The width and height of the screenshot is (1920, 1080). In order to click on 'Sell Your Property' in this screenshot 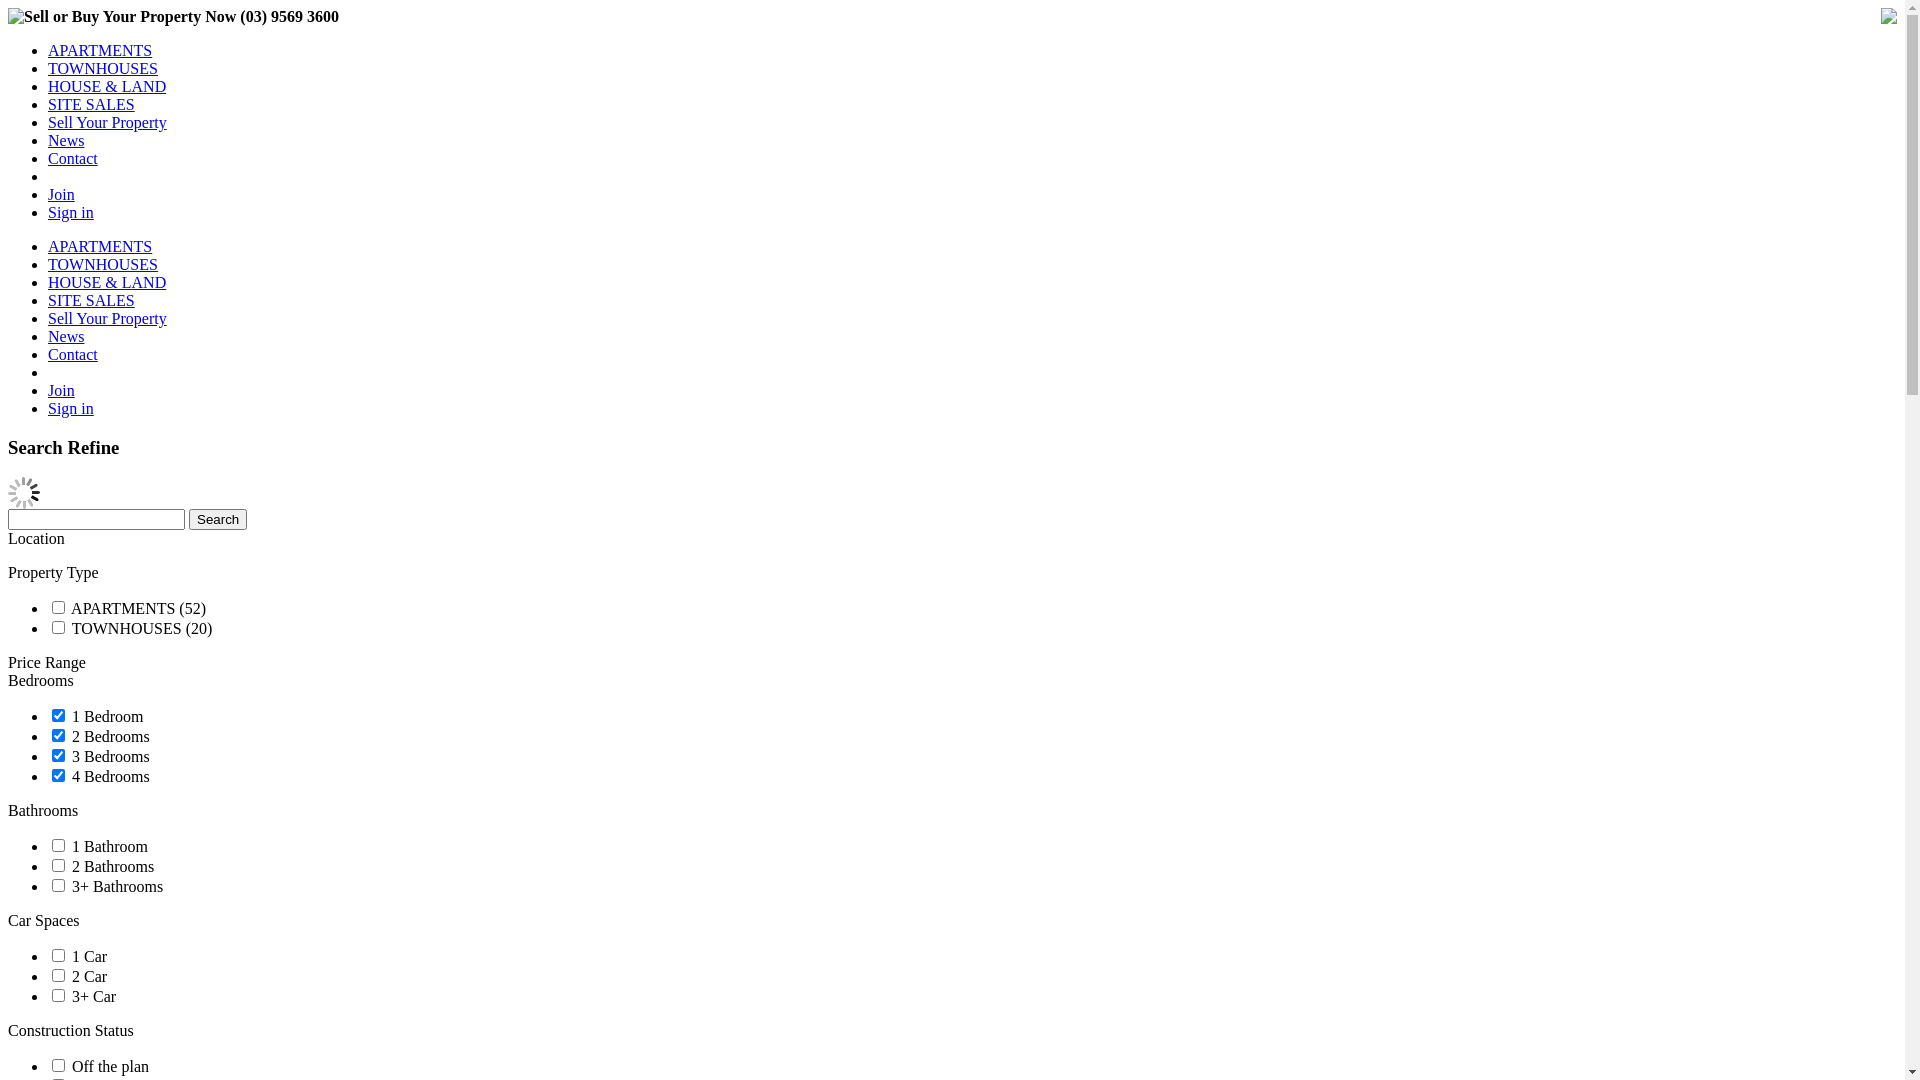, I will do `click(48, 122)`.